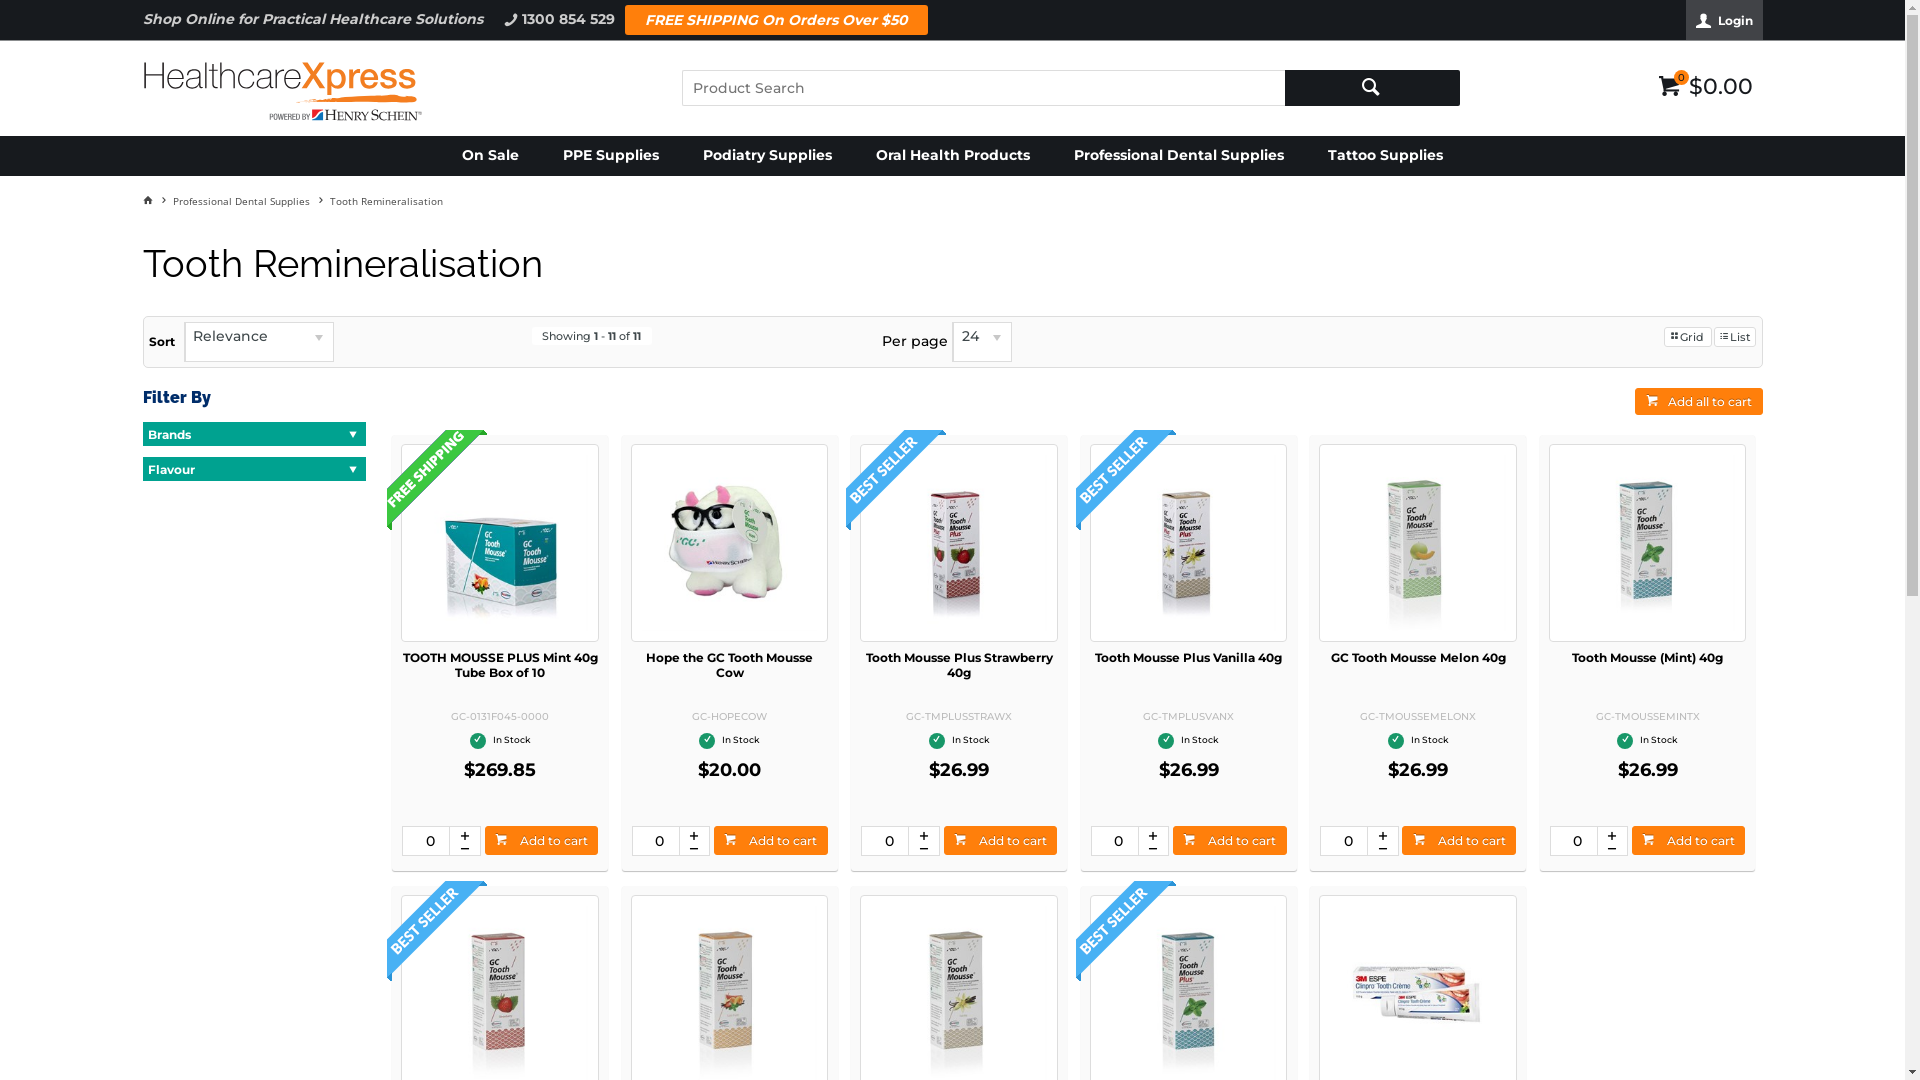 This screenshot has height=1080, width=1920. Describe the element at coordinates (490, 154) in the screenshot. I see `'On Sale'` at that location.